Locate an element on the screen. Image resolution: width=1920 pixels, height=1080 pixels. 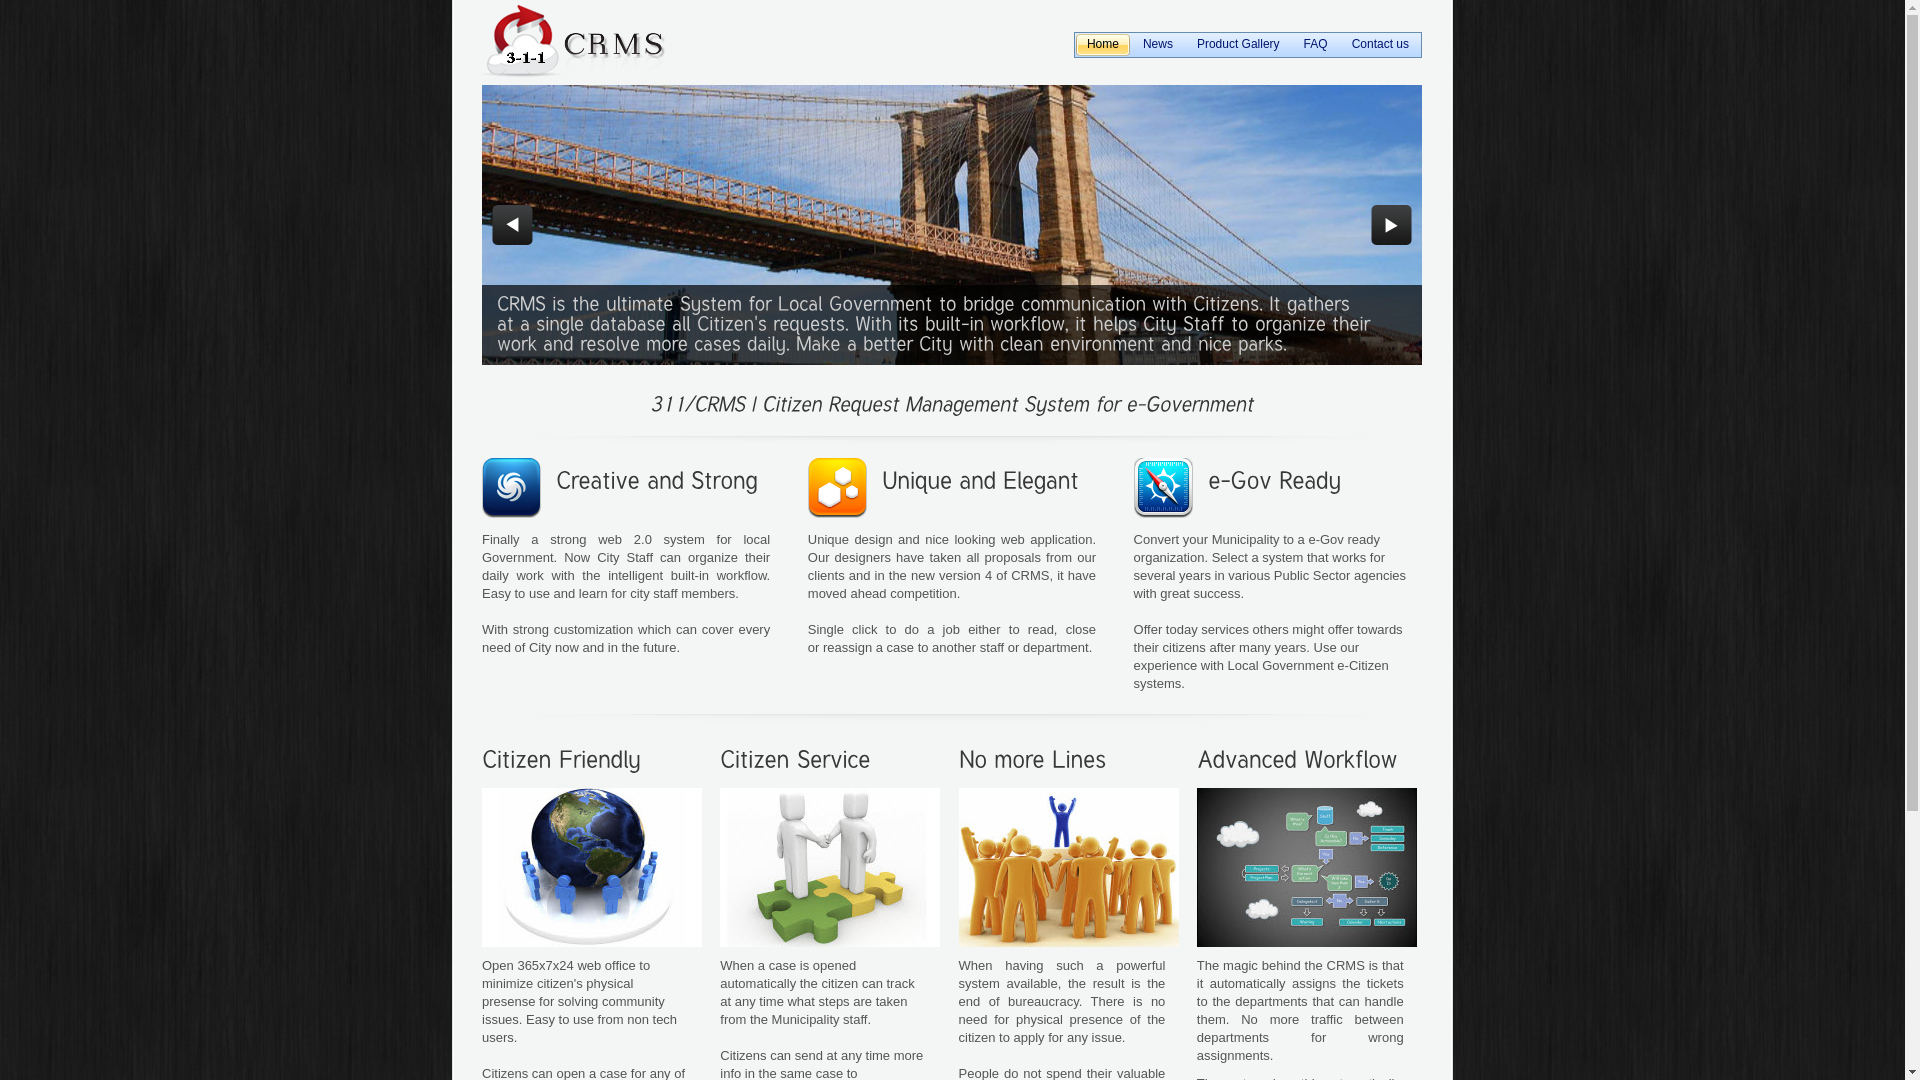
'News' is located at coordinates (1157, 45).